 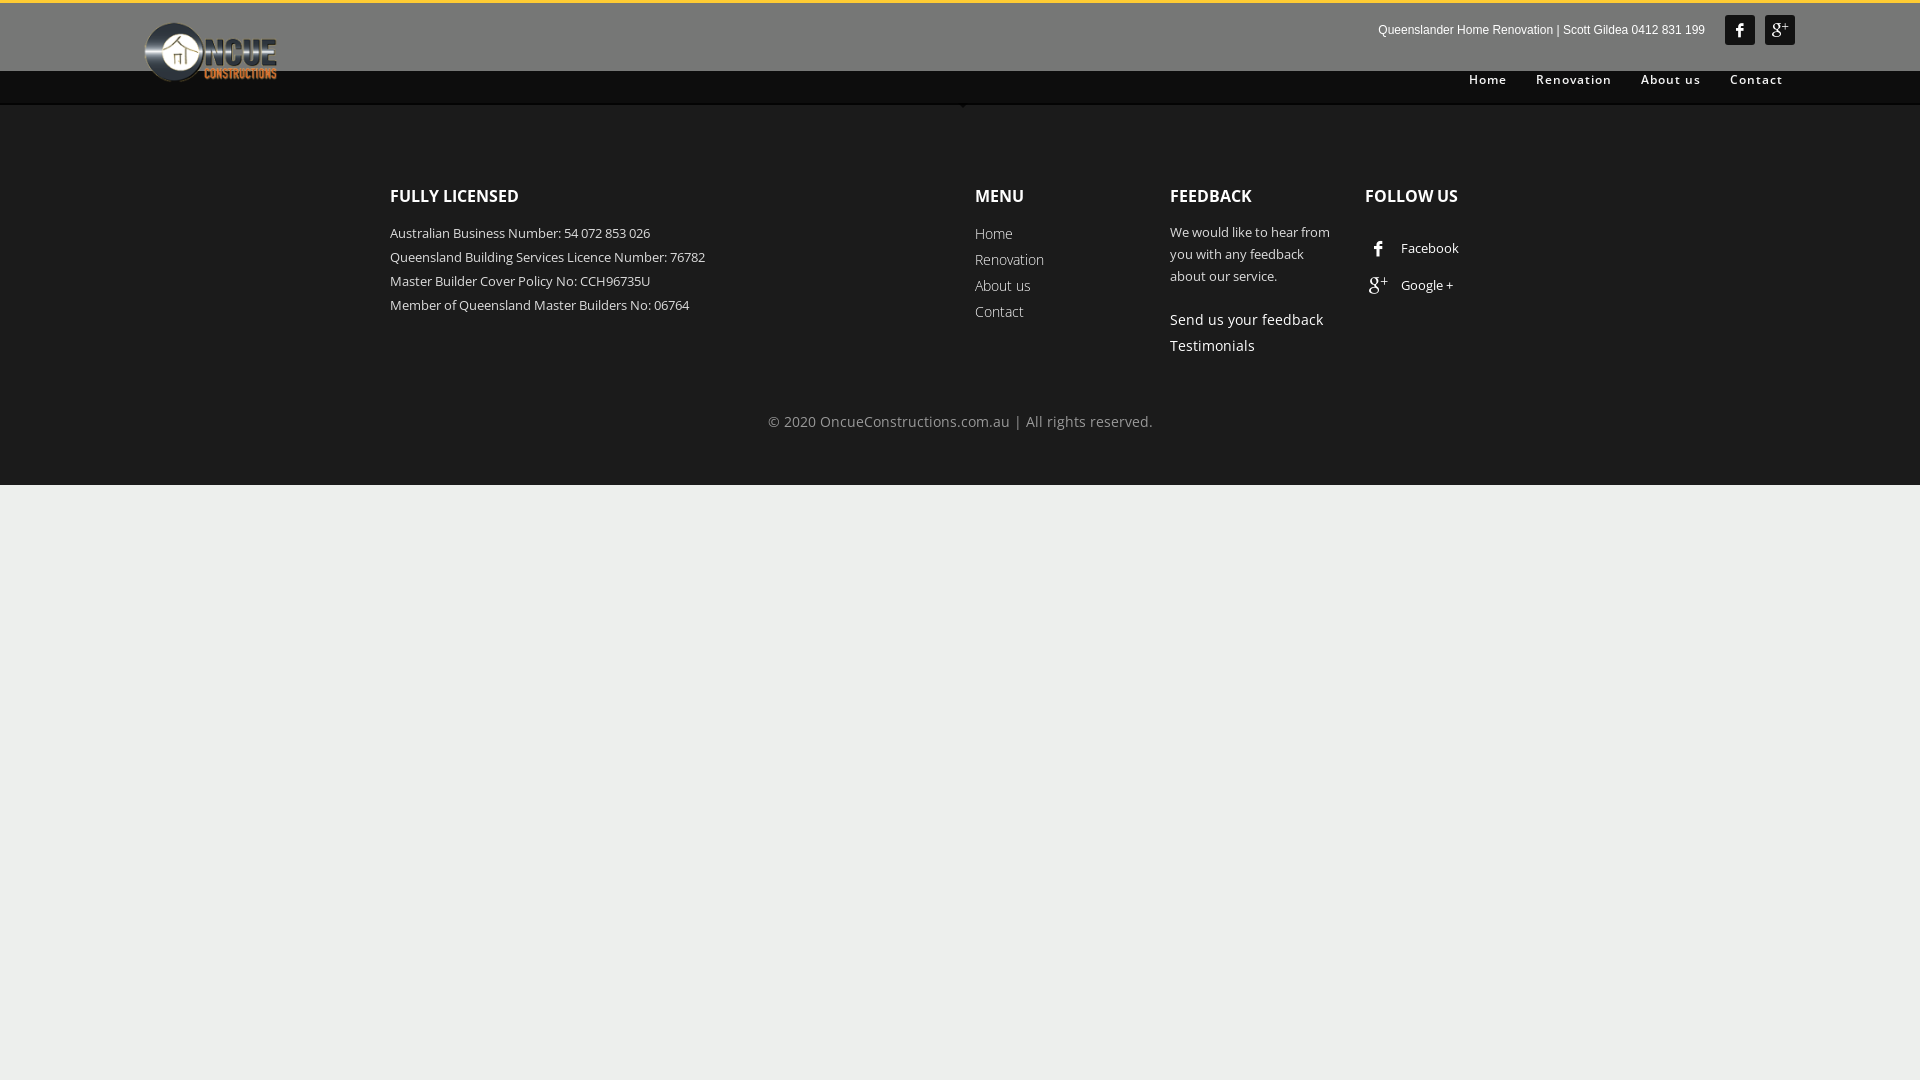 I want to click on 'Send us your feedback', so click(x=1245, y=318).